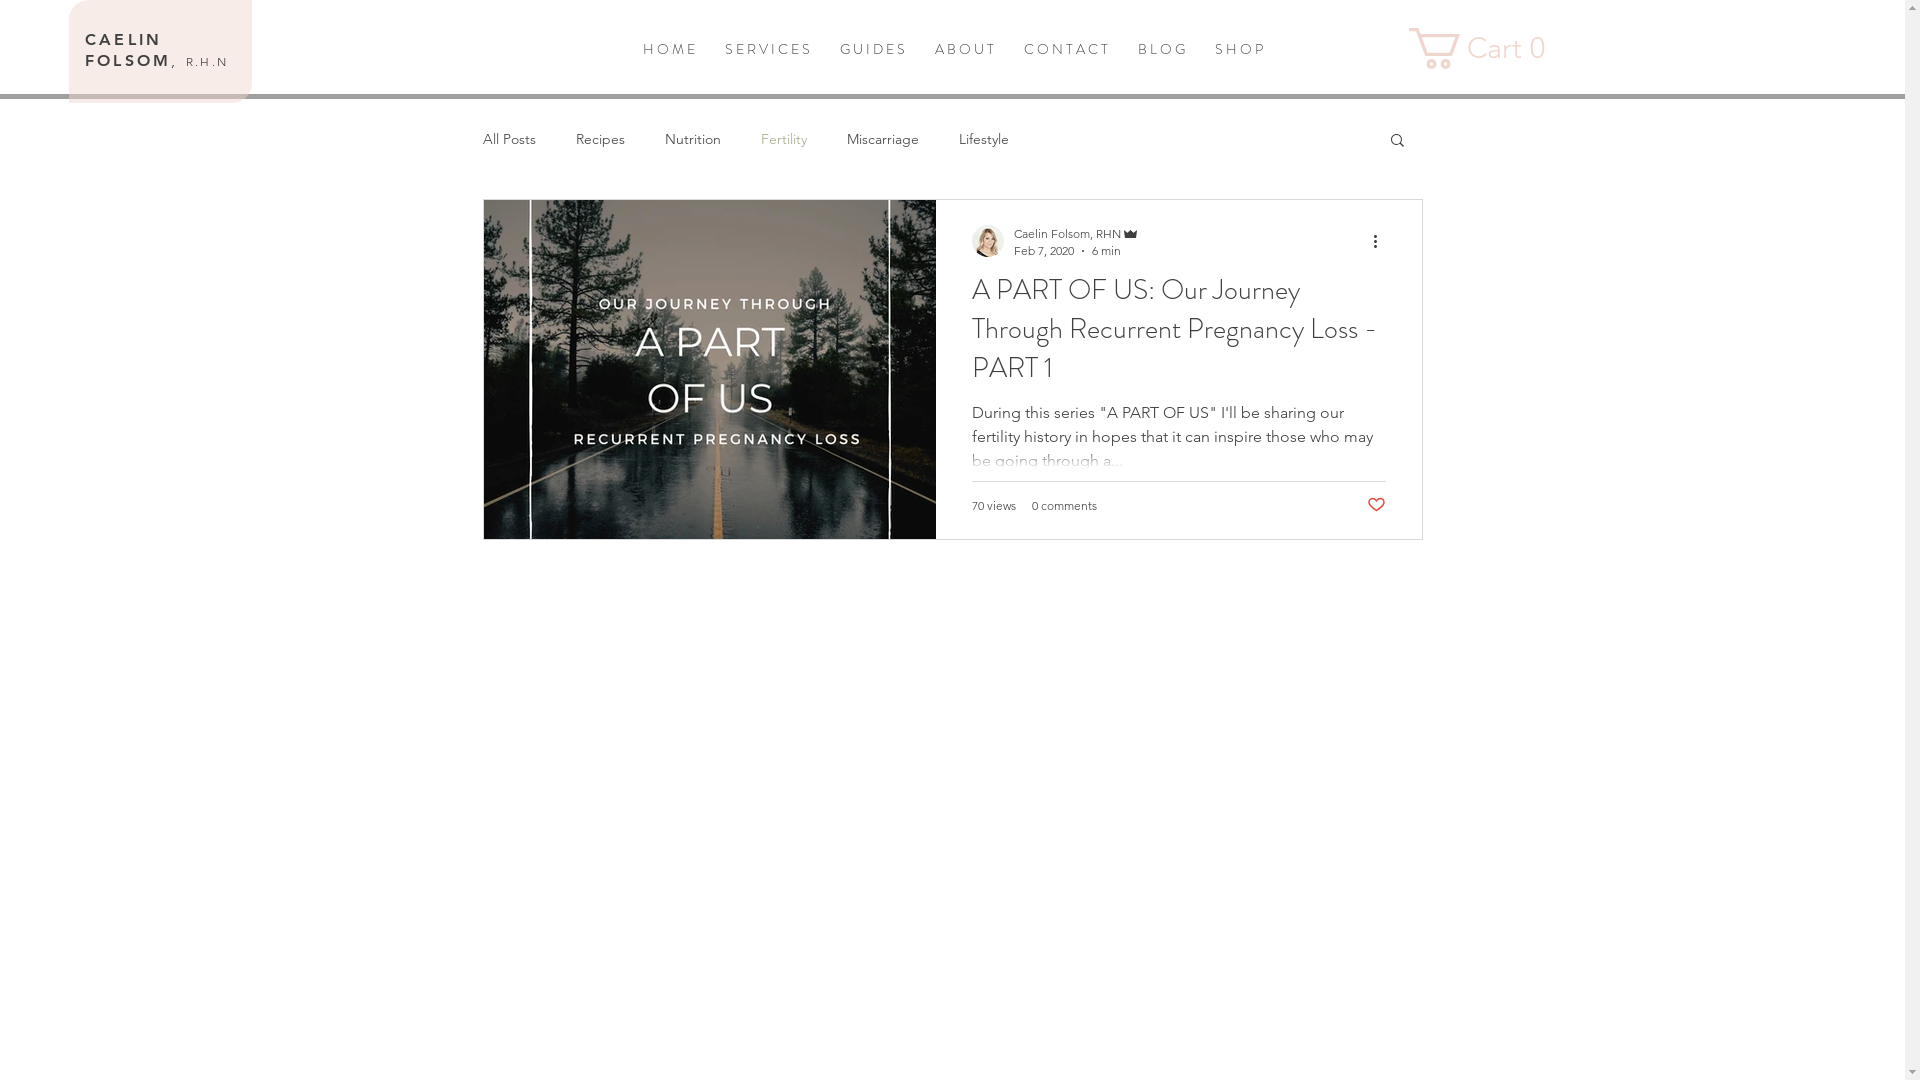  Describe the element at coordinates (710, 48) in the screenshot. I see `'S E R V I C E S'` at that location.